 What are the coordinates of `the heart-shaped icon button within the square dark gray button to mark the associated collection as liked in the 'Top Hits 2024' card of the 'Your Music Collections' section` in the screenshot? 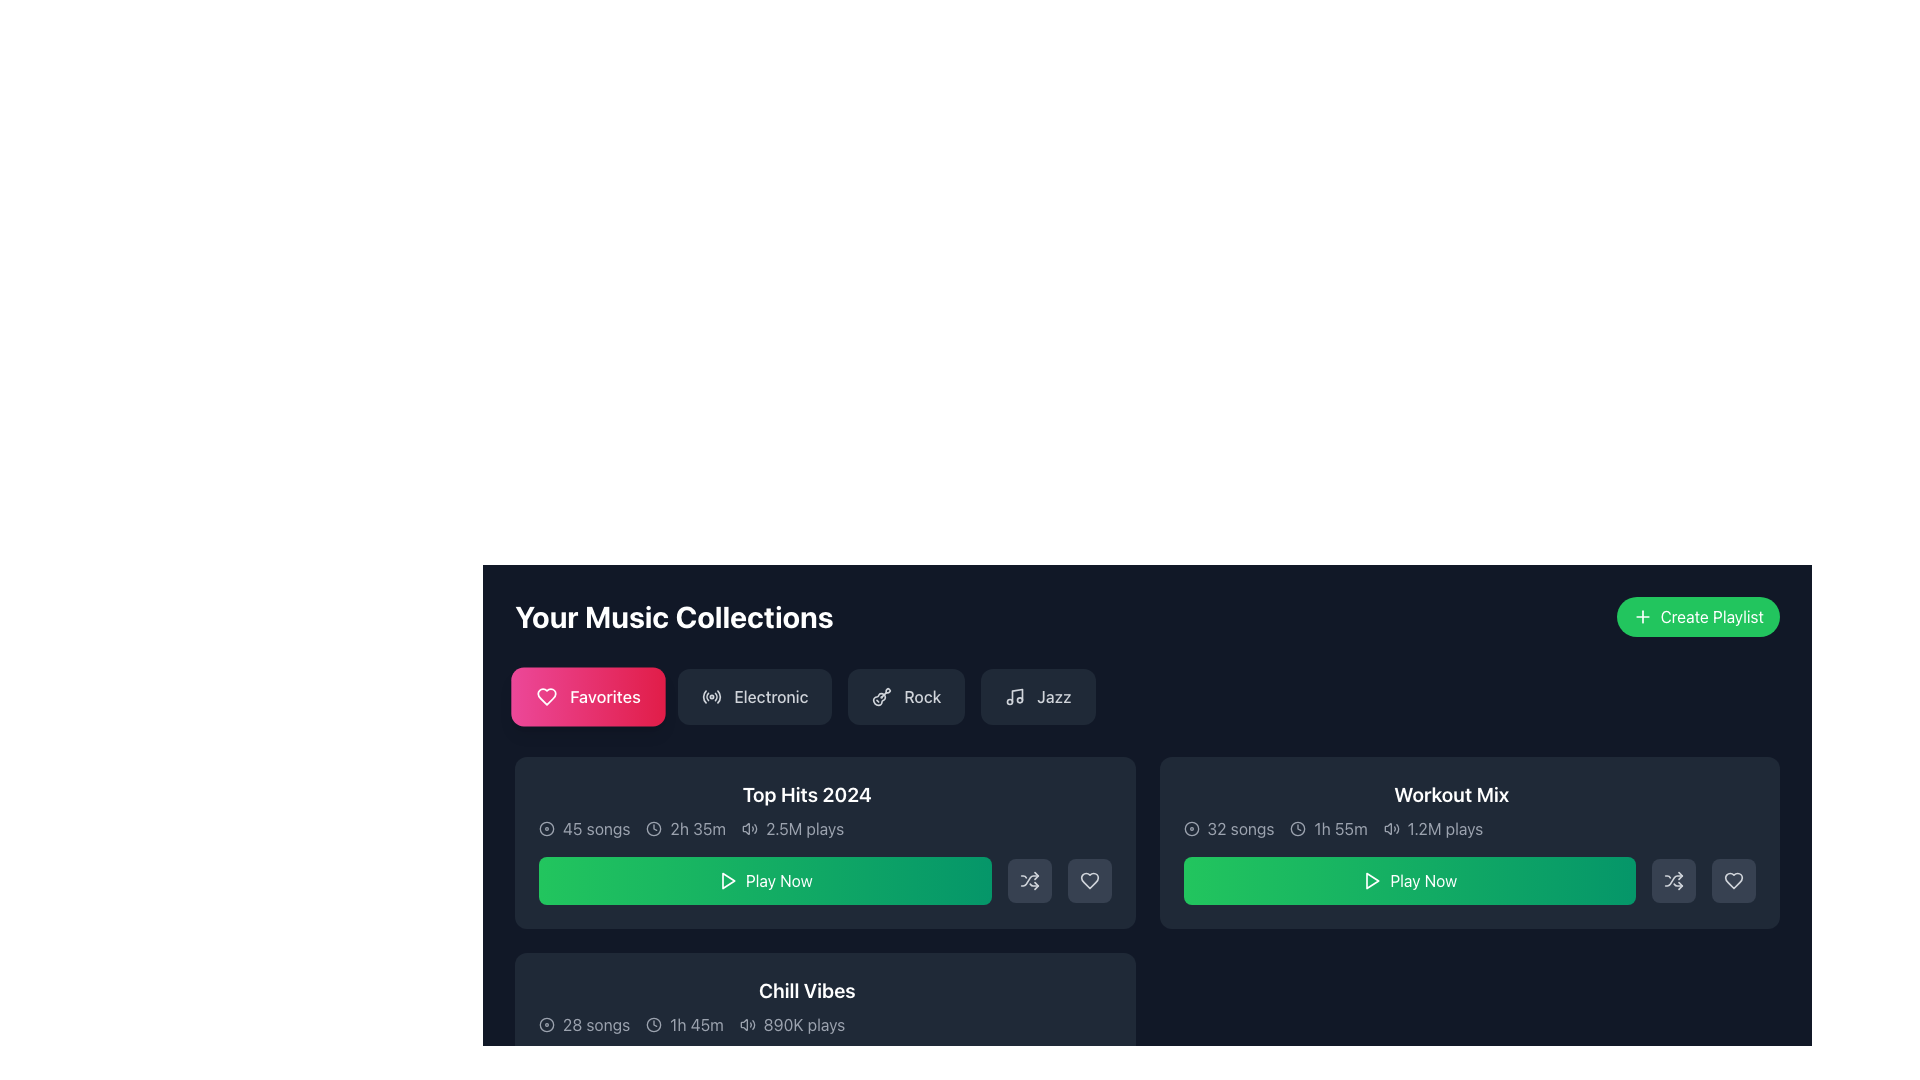 It's located at (1088, 879).